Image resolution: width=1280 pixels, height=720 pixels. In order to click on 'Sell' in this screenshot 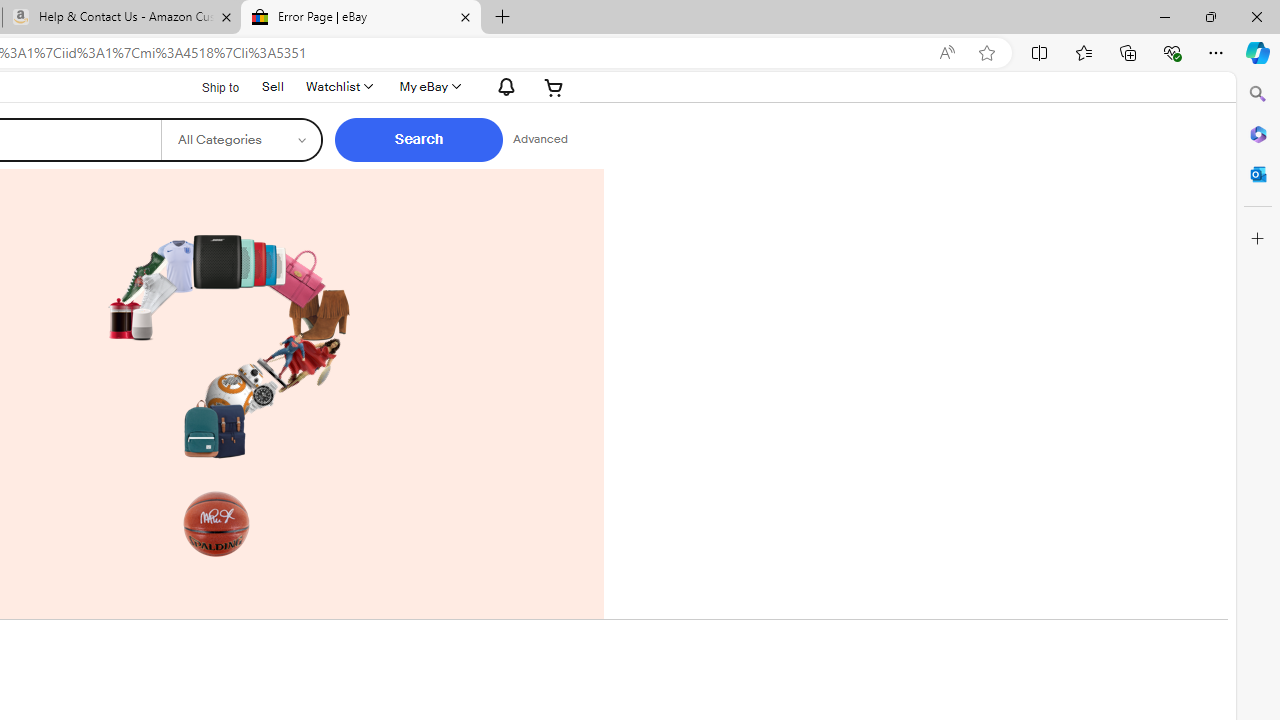, I will do `click(272, 85)`.